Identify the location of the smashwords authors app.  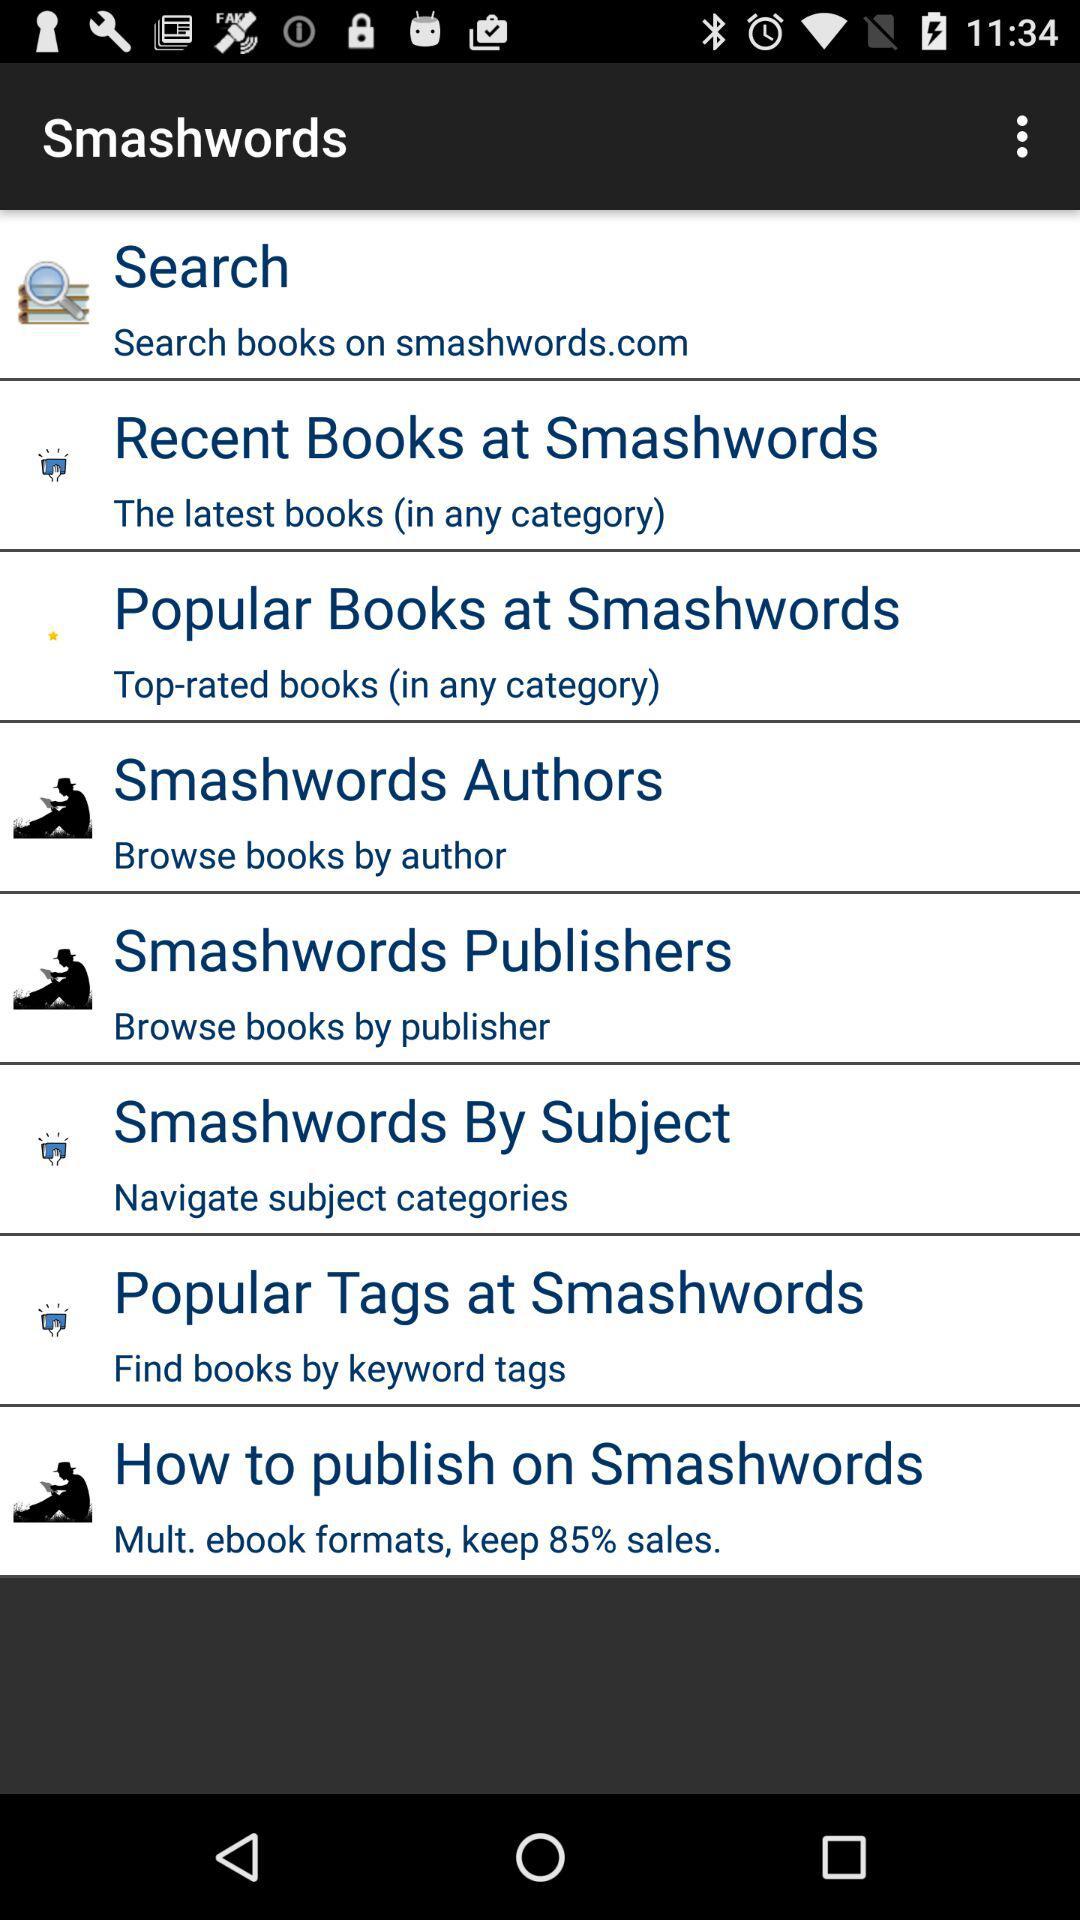
(388, 776).